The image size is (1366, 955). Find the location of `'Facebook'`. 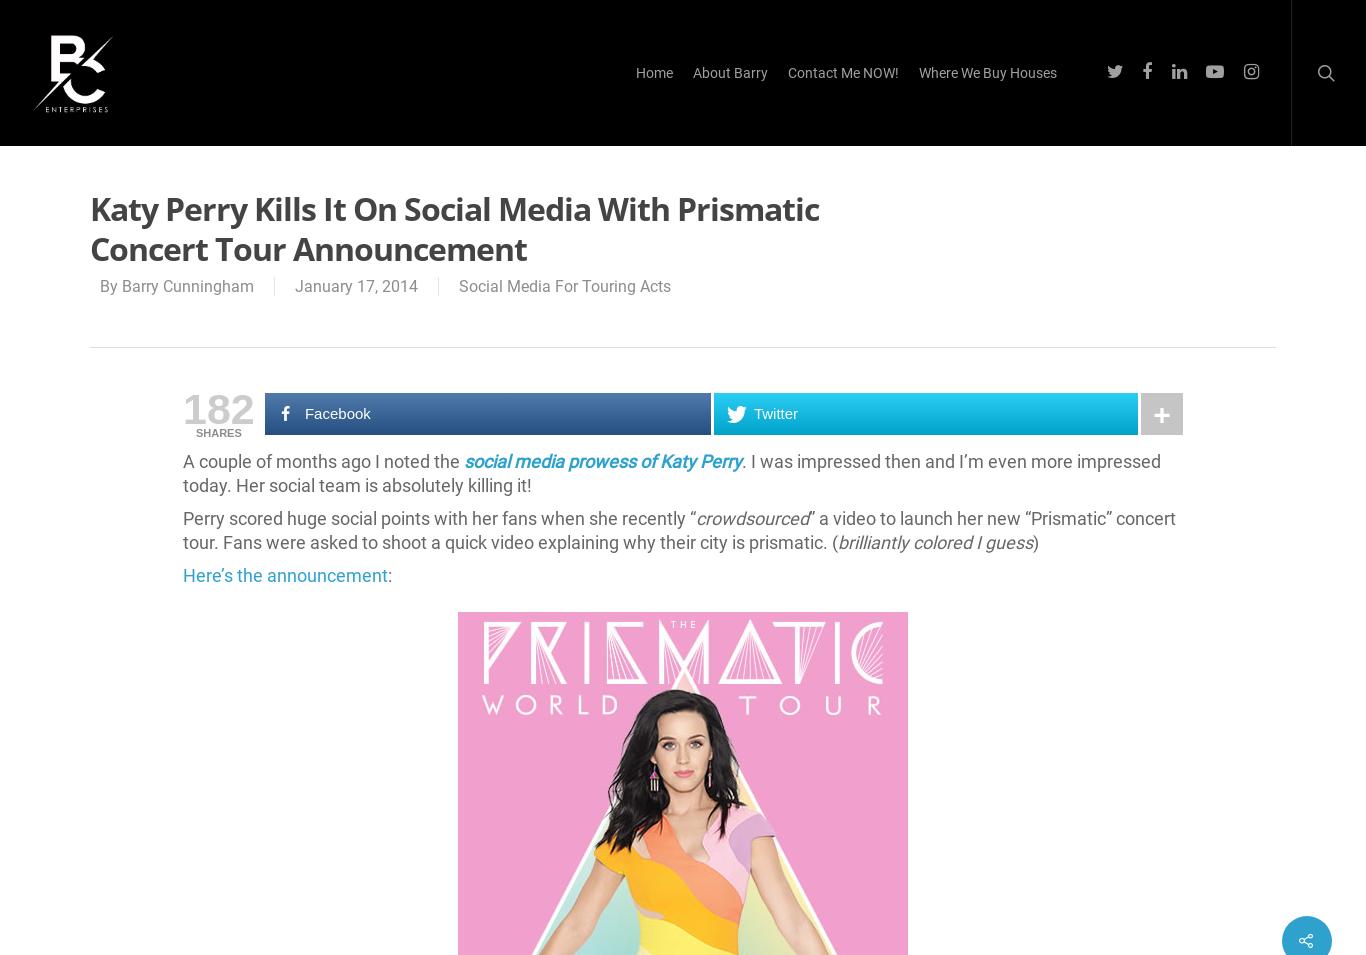

'Facebook' is located at coordinates (336, 412).